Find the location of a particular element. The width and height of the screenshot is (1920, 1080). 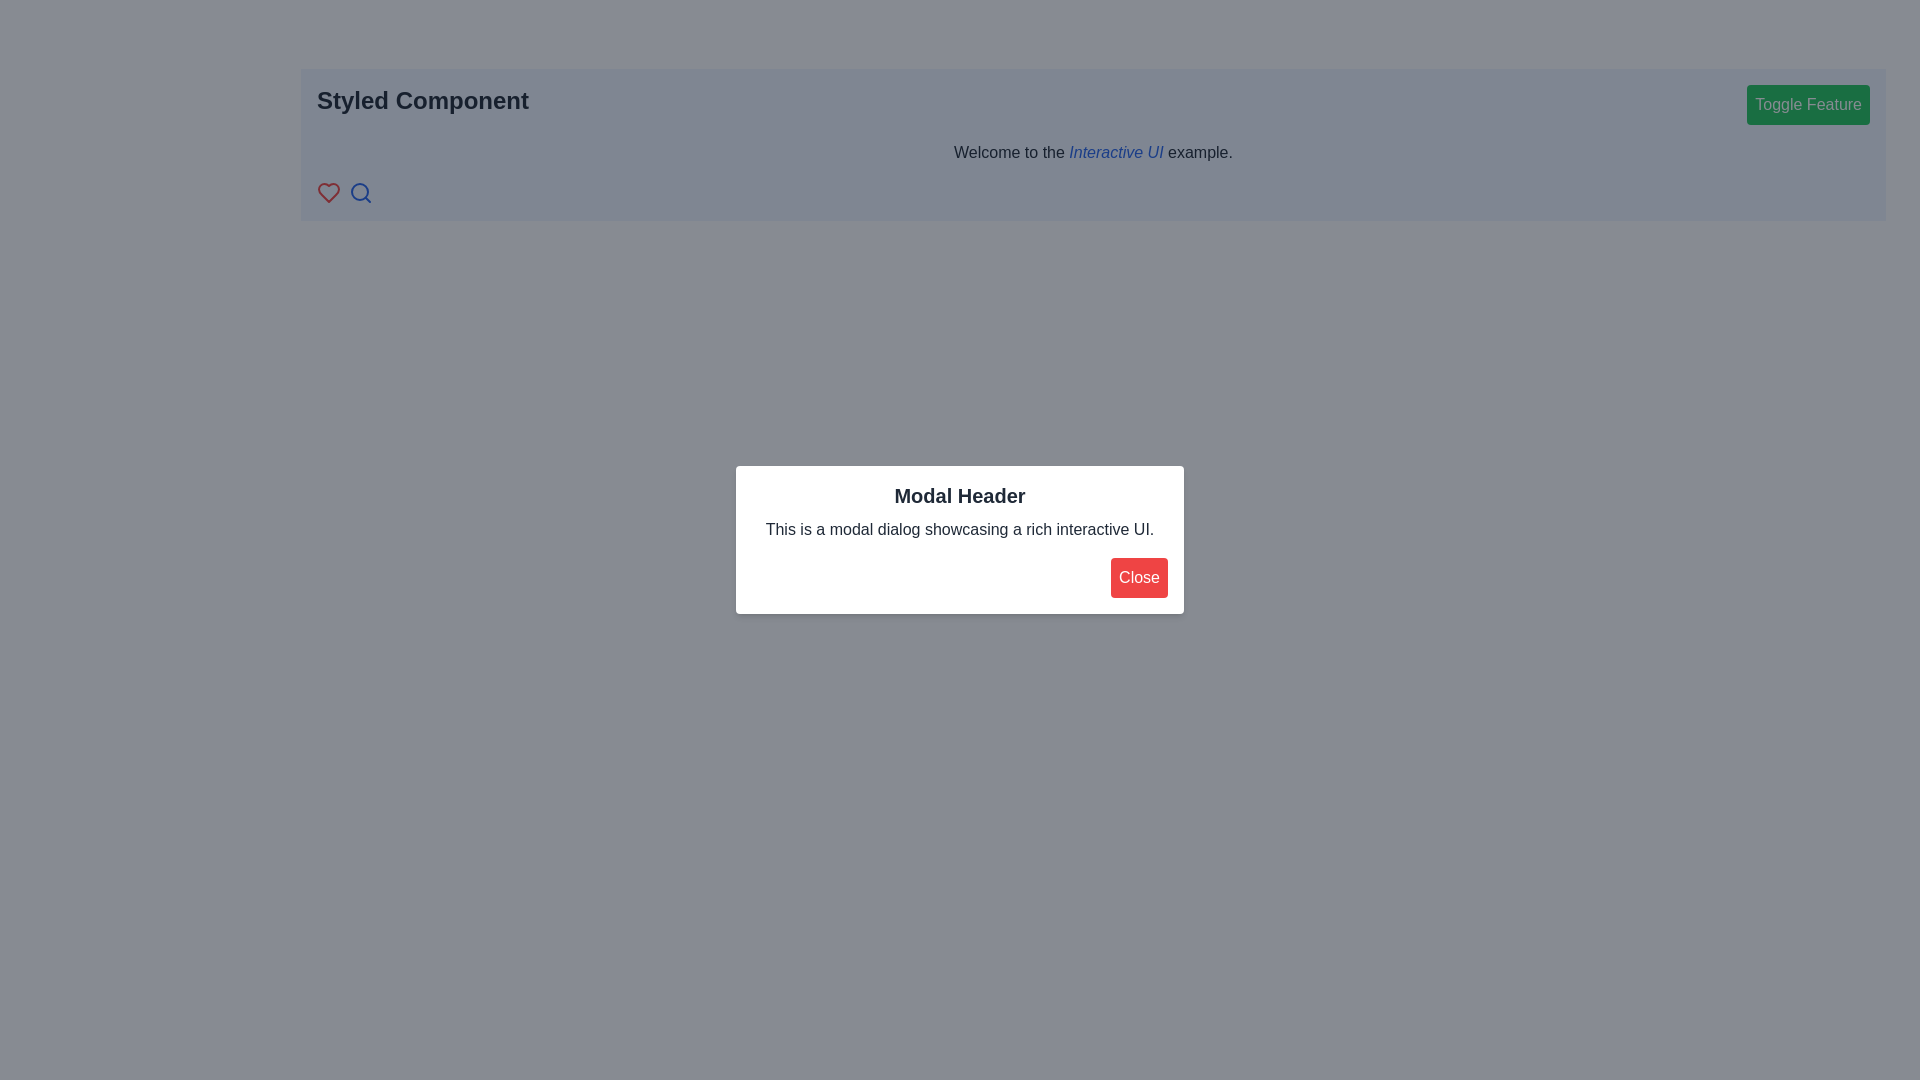

the heart icon located in the upper left segment of the interface, near the label 'Styled Component', which serves as a 'like' button is located at coordinates (329, 192).